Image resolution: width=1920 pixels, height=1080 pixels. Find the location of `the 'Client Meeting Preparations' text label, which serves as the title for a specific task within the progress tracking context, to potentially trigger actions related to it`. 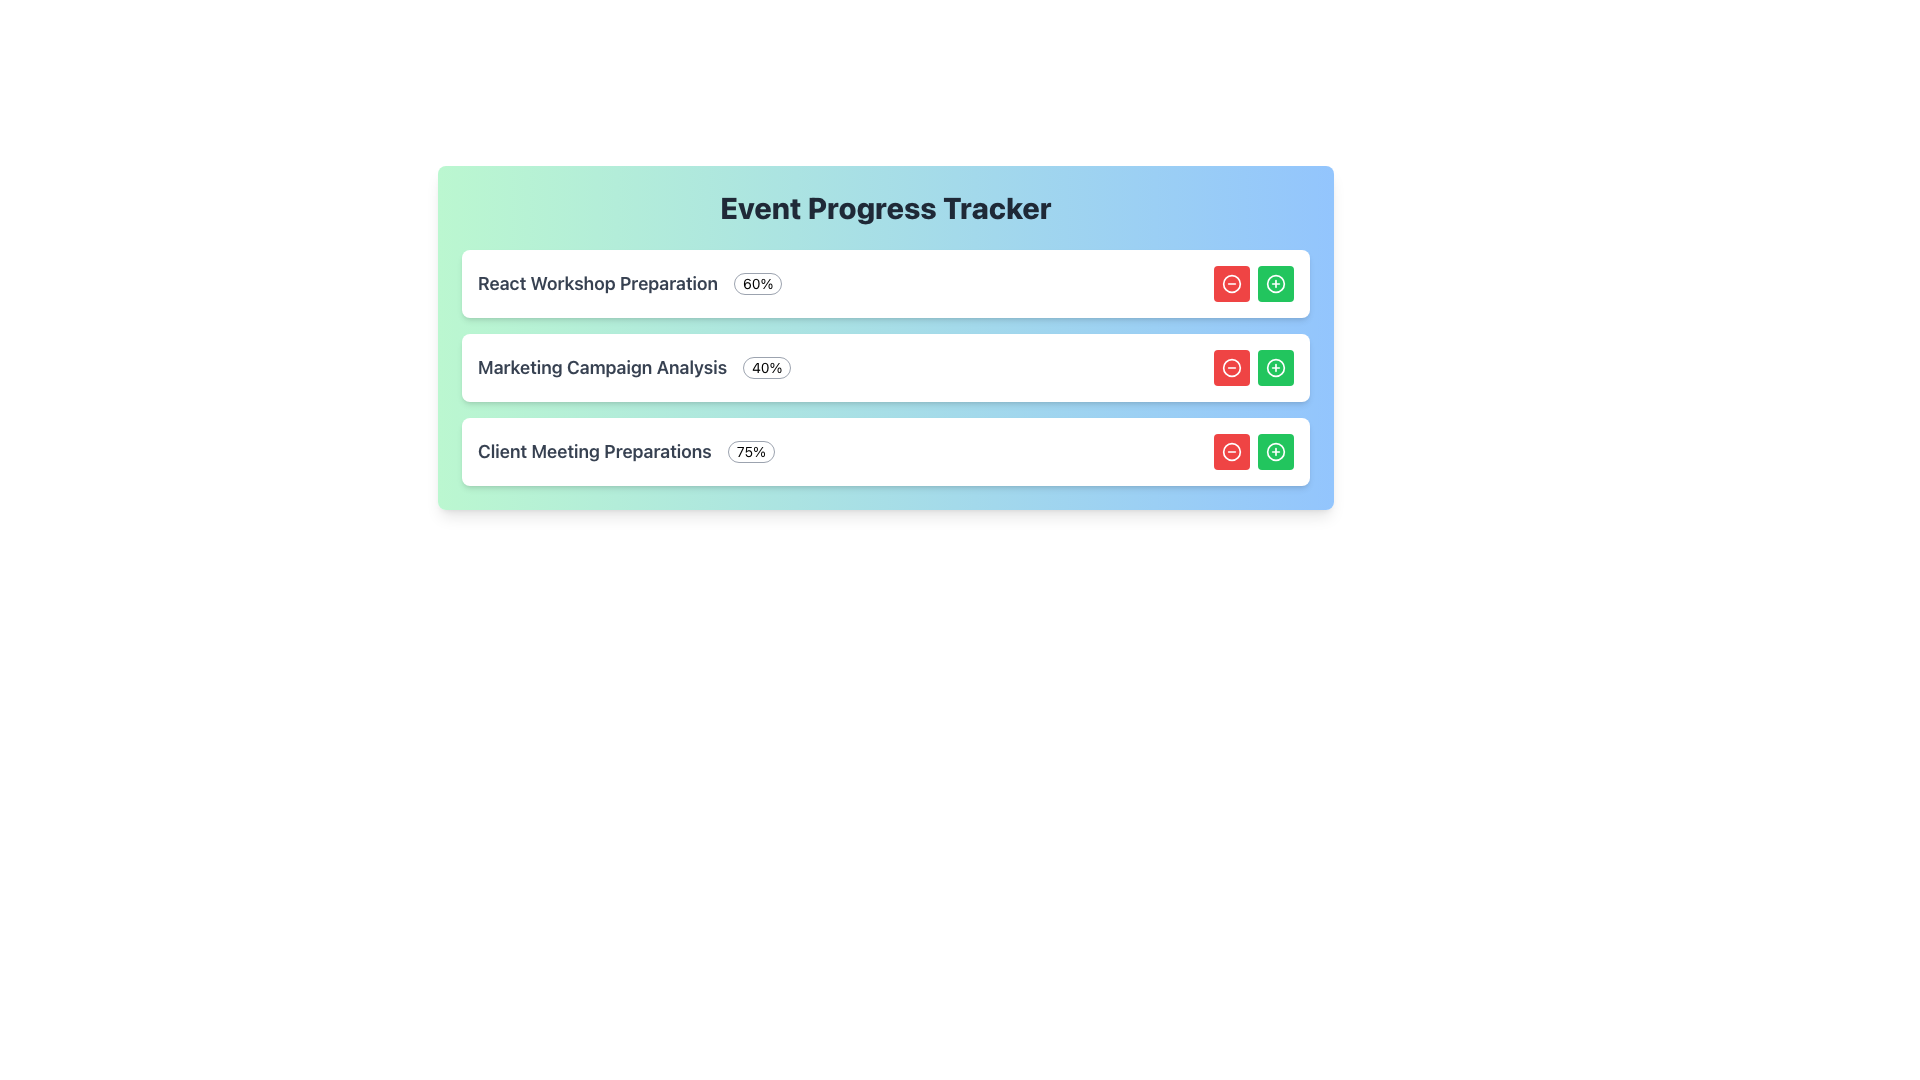

the 'Client Meeting Preparations' text label, which serves as the title for a specific task within the progress tracking context, to potentially trigger actions related to it is located at coordinates (593, 451).